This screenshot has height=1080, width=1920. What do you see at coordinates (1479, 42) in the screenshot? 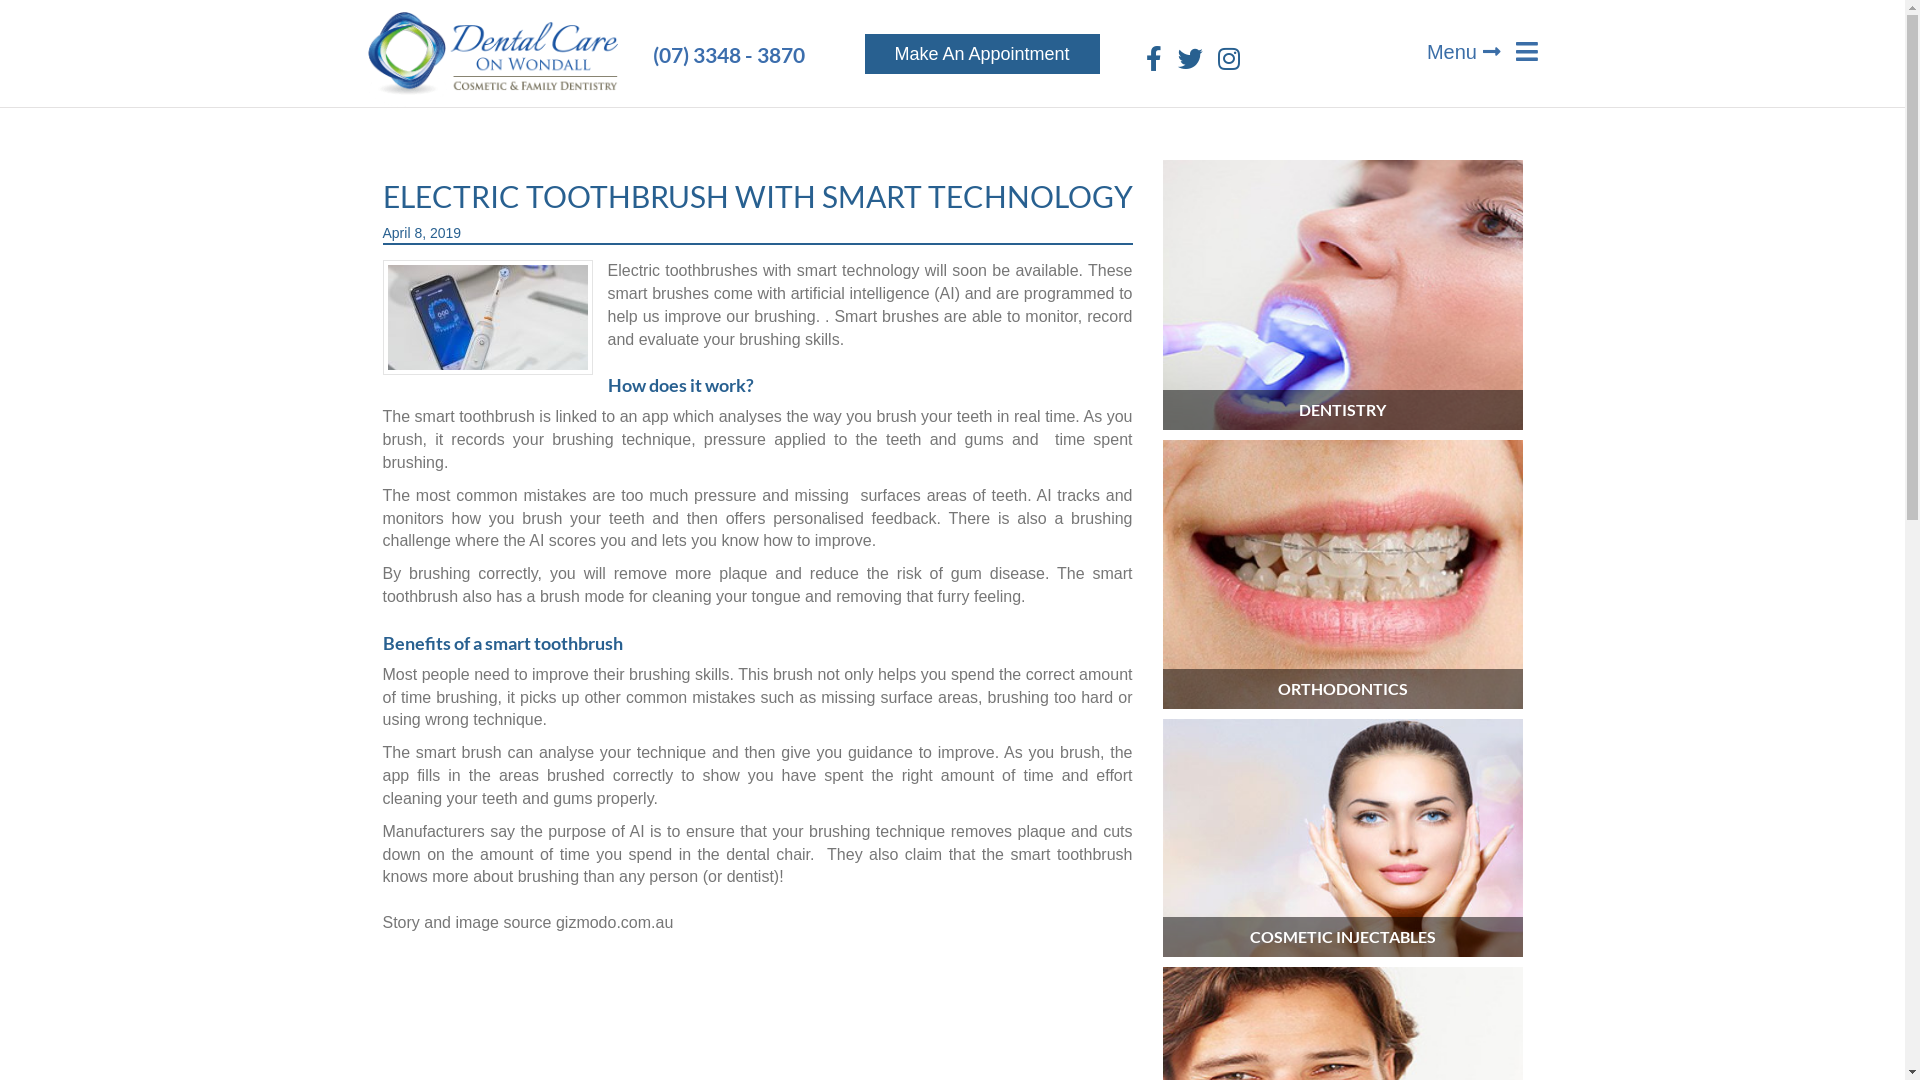
I see `'Menu'` at bounding box center [1479, 42].